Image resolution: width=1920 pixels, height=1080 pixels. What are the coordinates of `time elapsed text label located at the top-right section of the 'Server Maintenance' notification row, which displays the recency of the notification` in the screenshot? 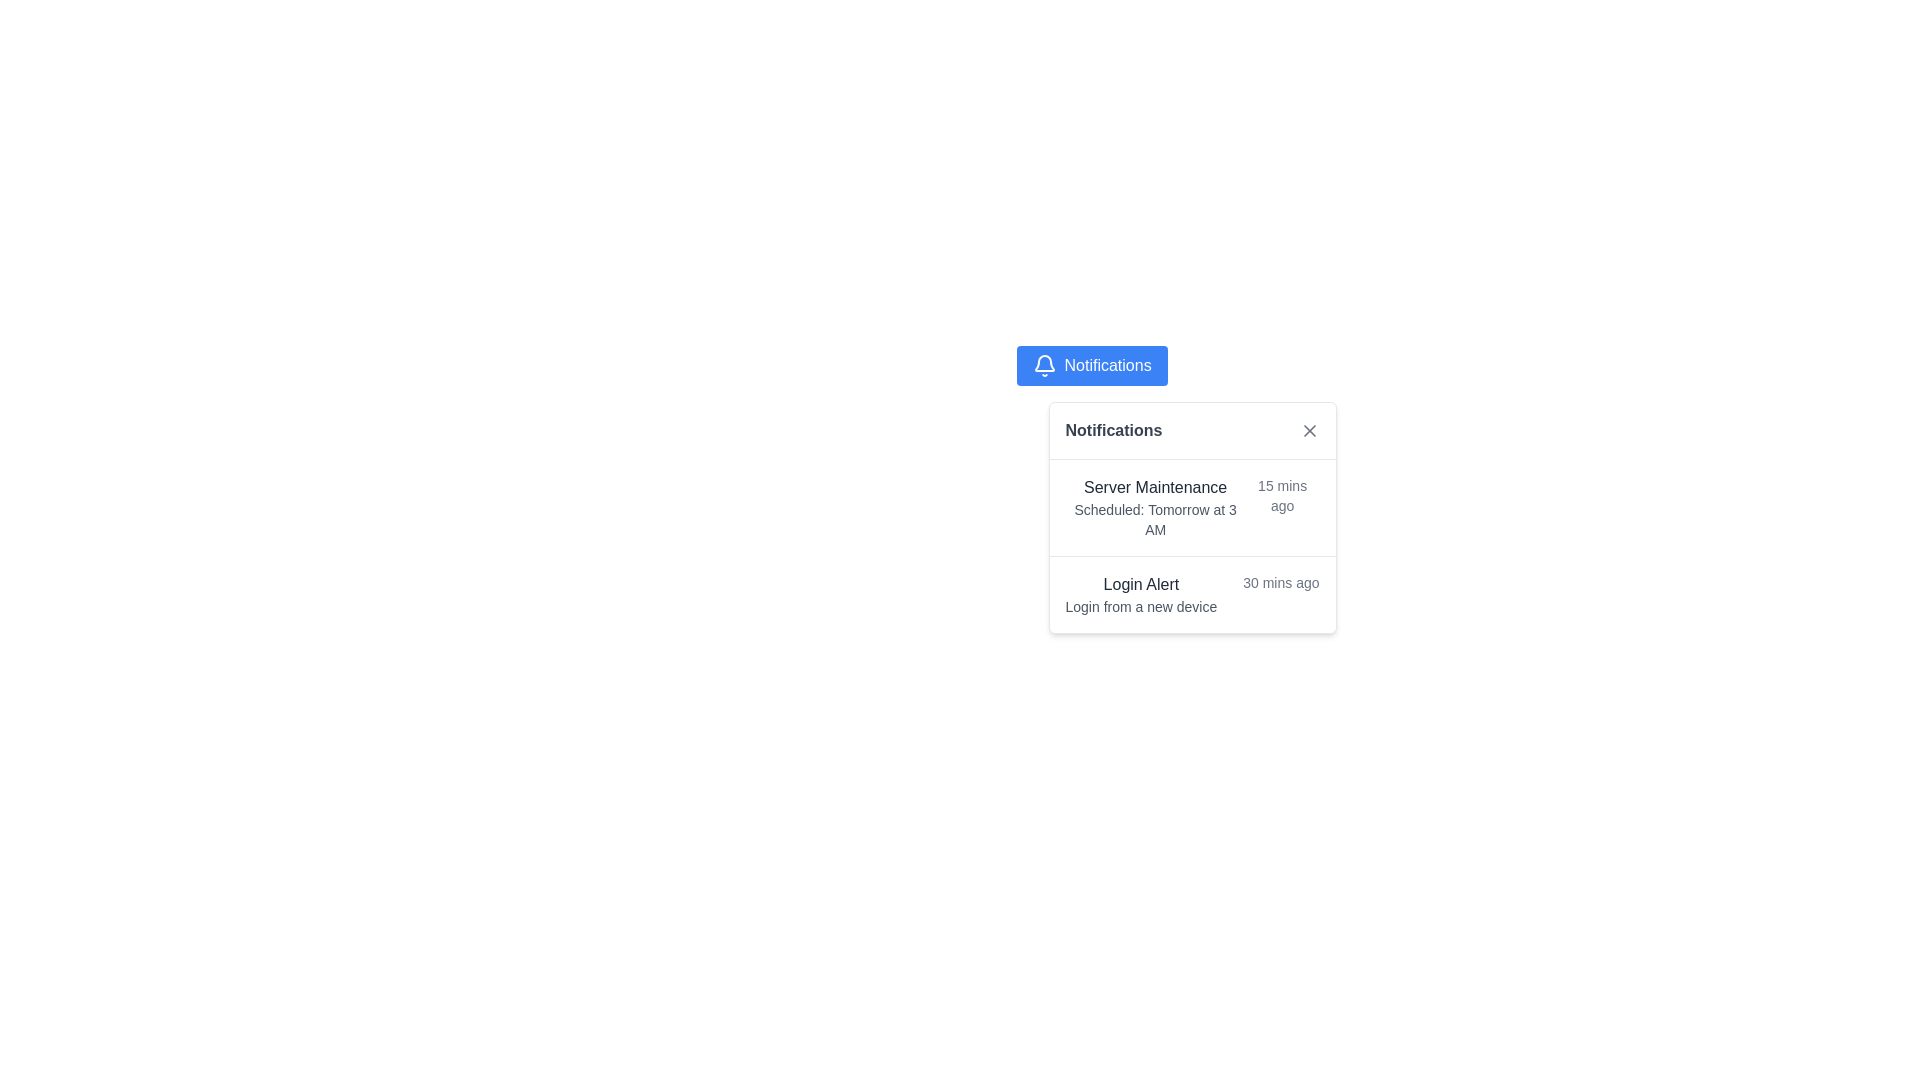 It's located at (1282, 495).